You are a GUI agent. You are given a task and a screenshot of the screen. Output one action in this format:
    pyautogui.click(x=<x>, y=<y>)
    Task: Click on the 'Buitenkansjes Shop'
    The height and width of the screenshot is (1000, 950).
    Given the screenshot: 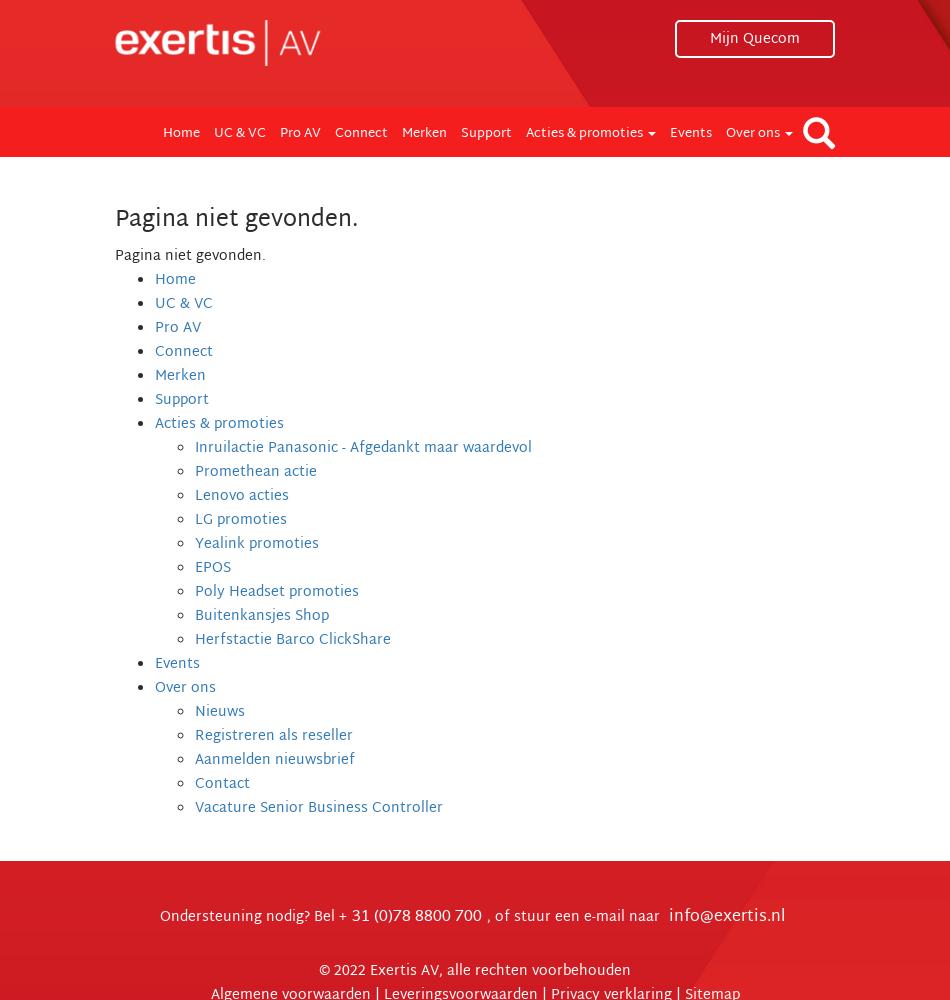 What is the action you would take?
    pyautogui.click(x=261, y=615)
    